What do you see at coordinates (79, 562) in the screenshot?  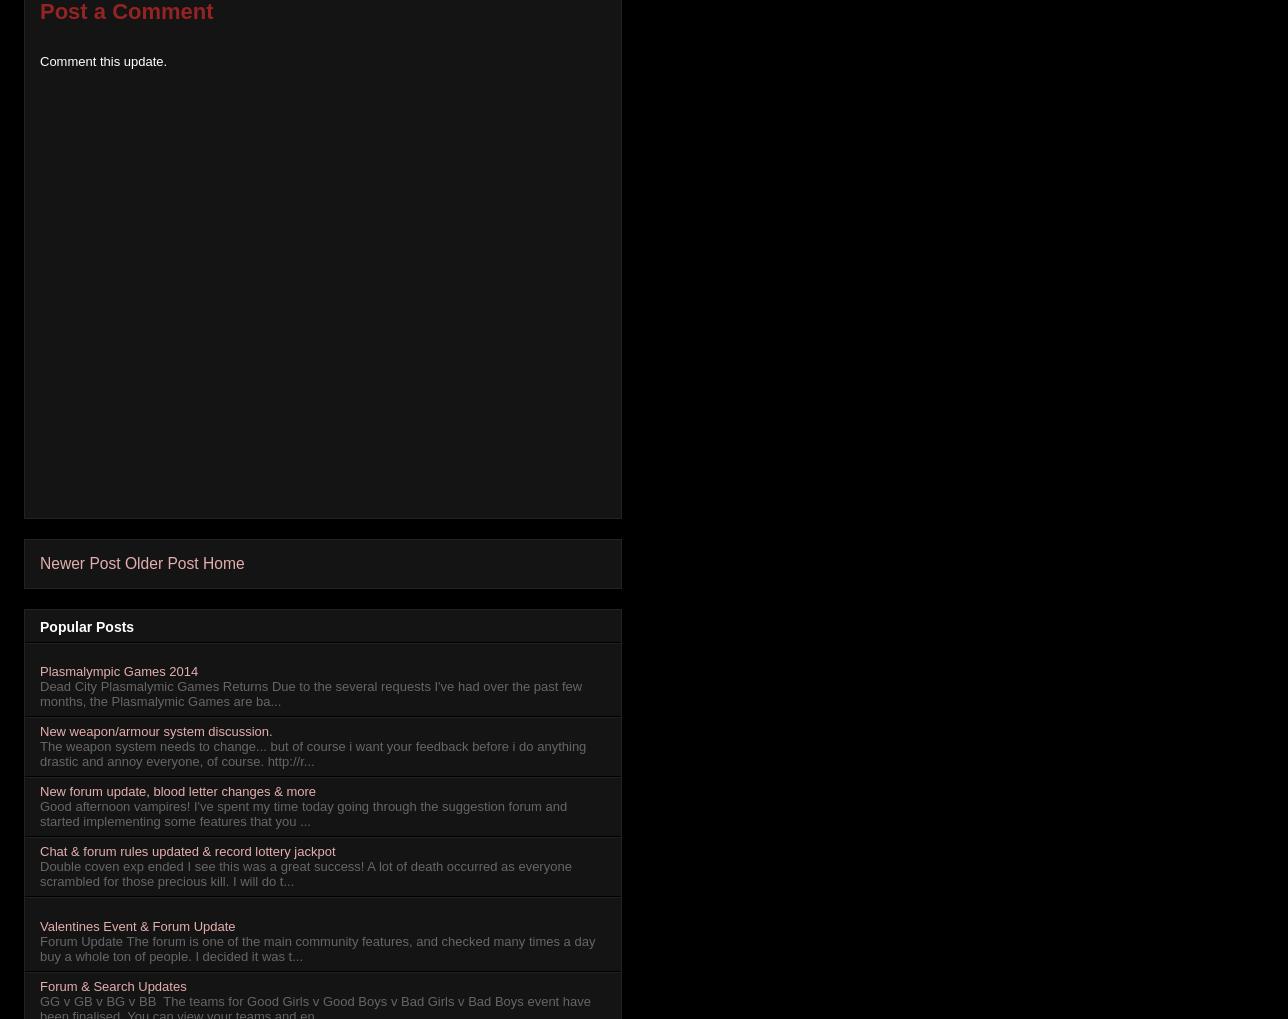 I see `'Newer Post'` at bounding box center [79, 562].